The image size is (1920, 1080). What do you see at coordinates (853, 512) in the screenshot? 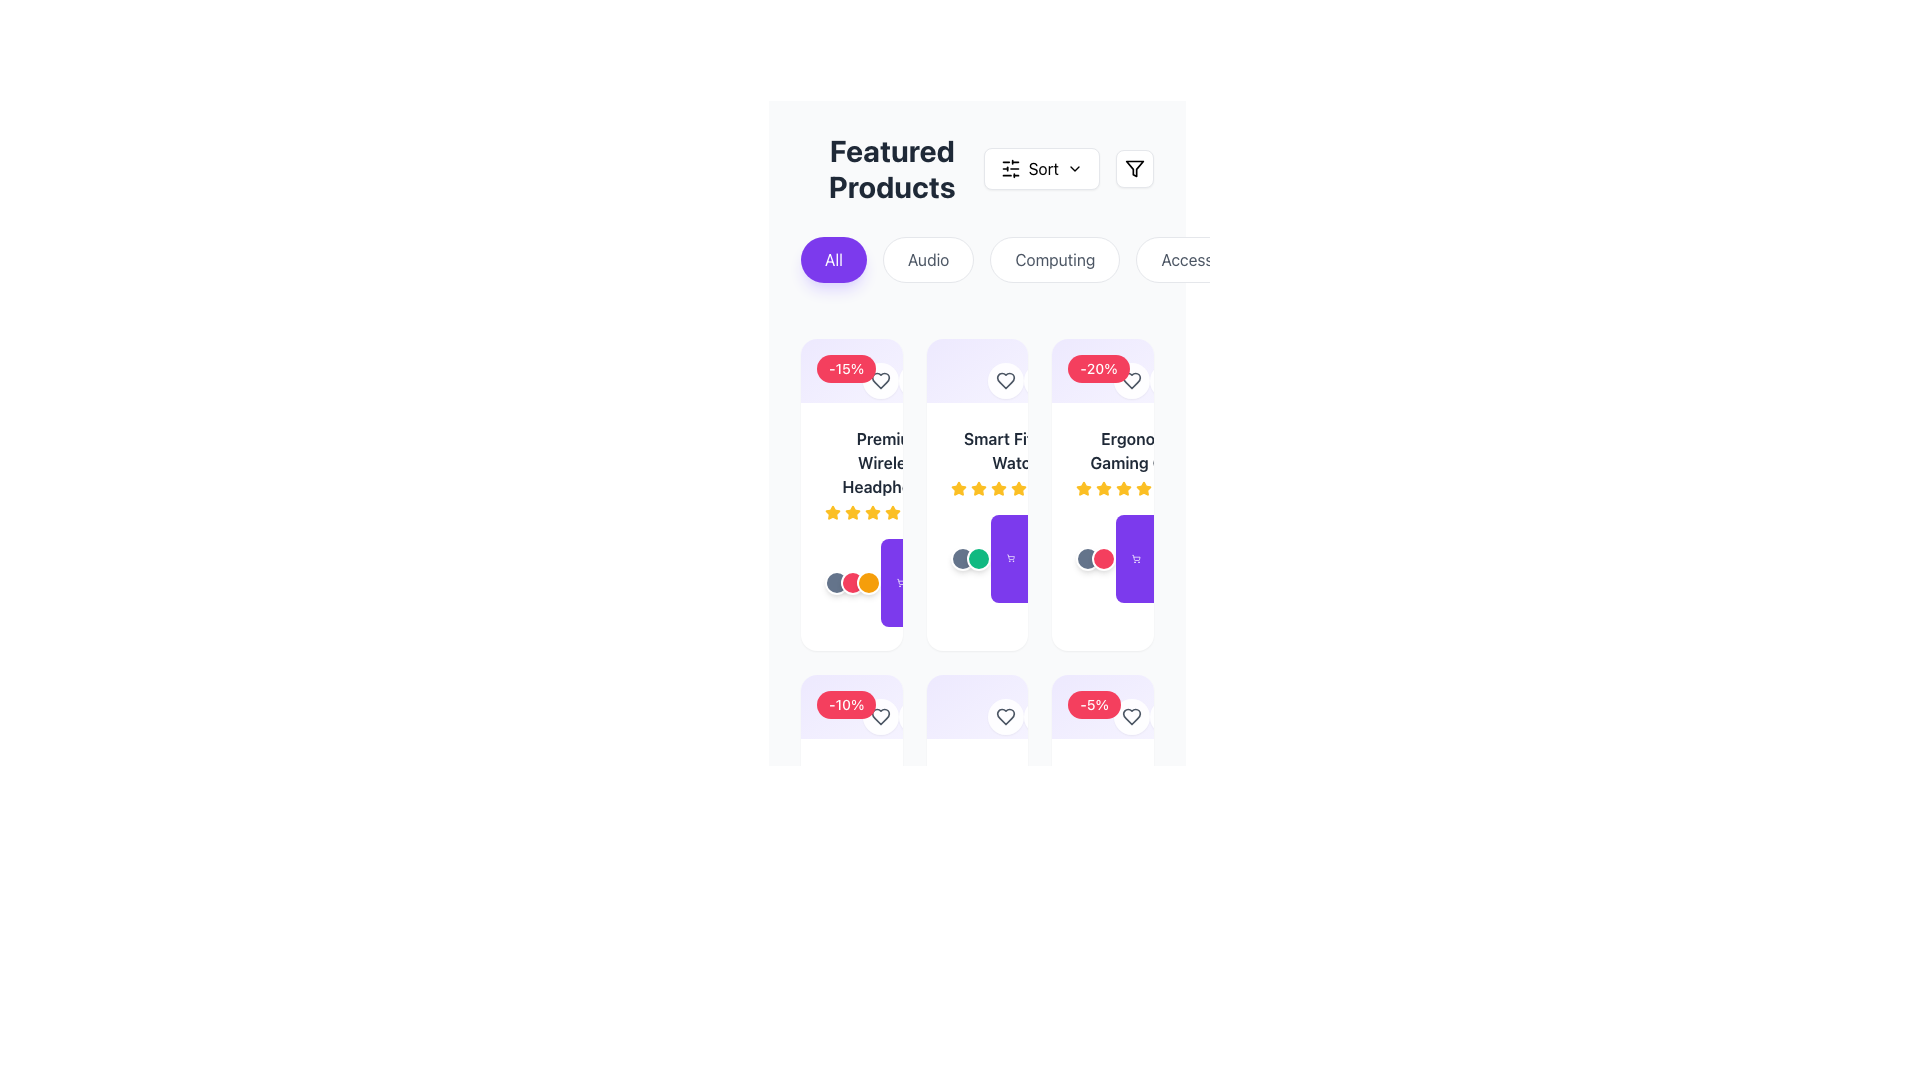
I see `the graphical appearance of the second star icon in the rating control, which indicates a specific rating level` at bounding box center [853, 512].